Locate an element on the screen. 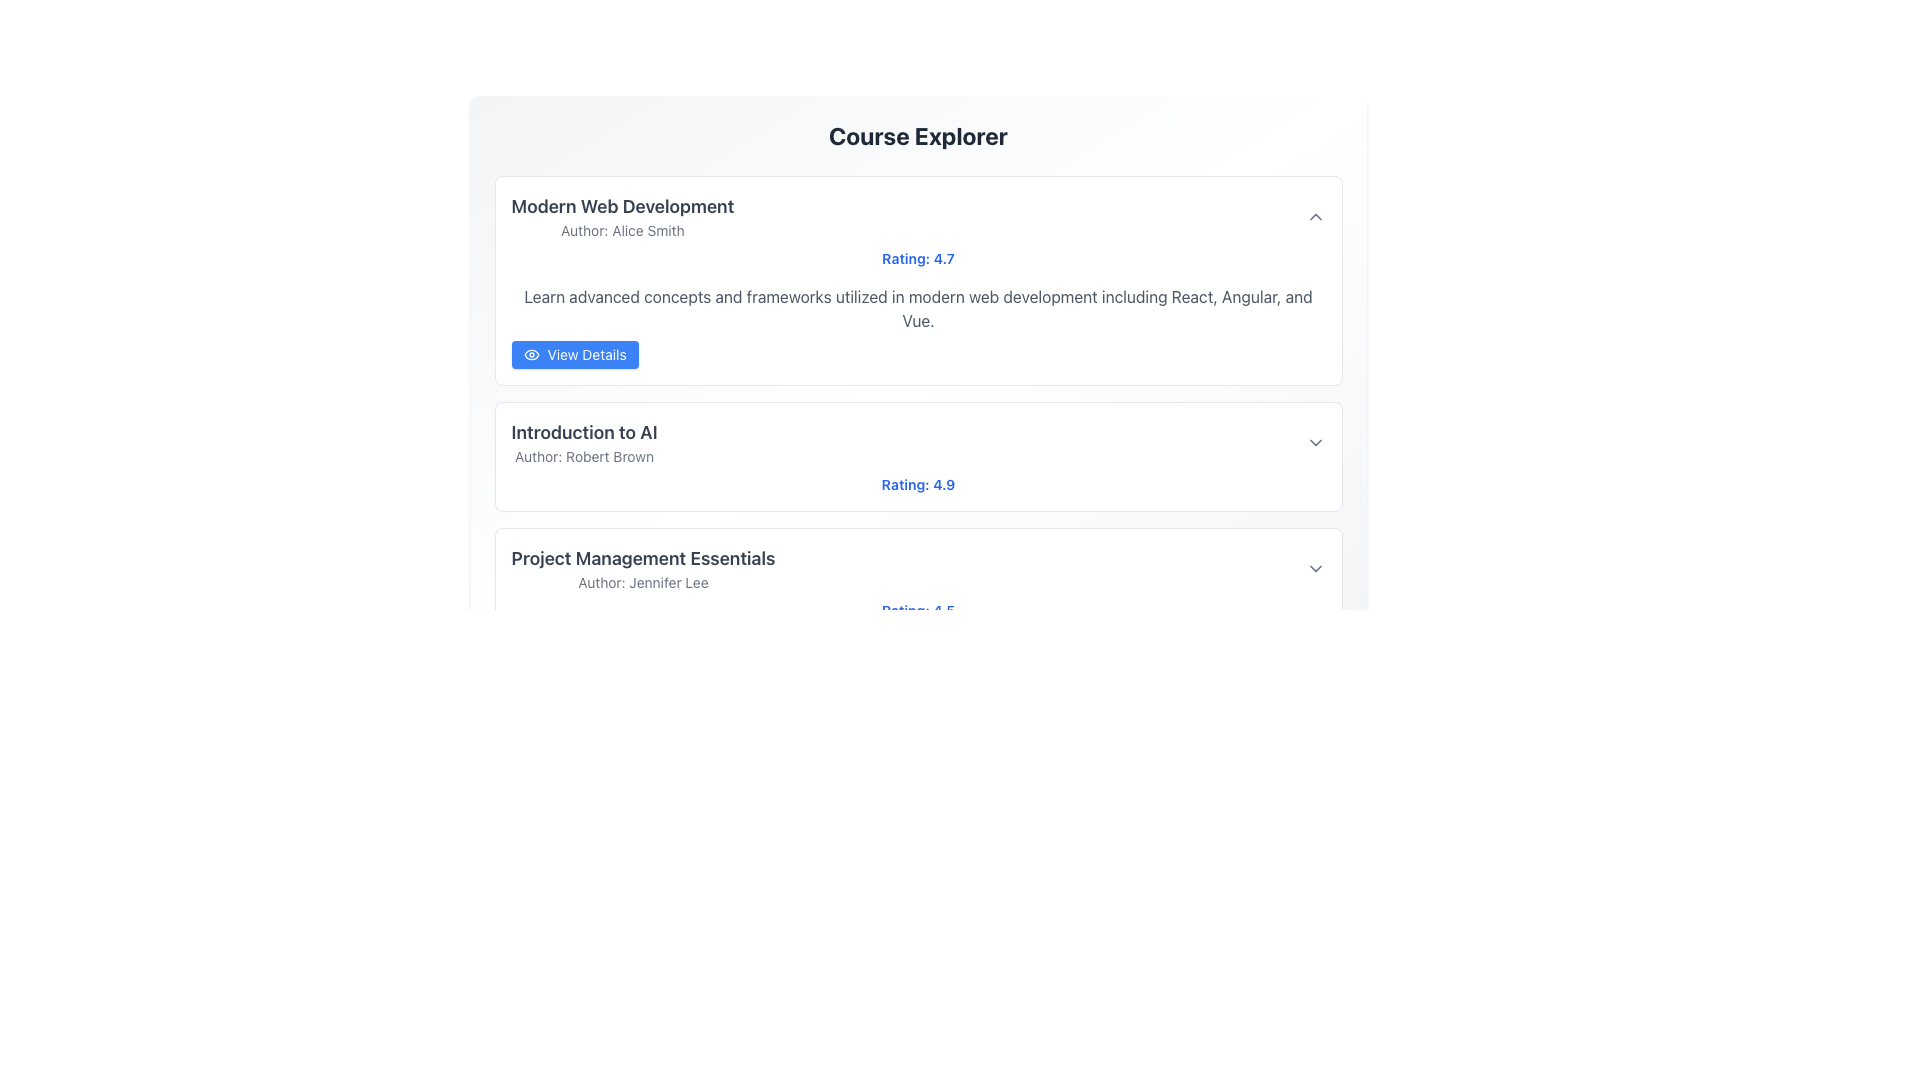  the text label displaying 'Author: Alice Smith' in a small gray font, located below 'Modern Web Development' is located at coordinates (621, 230).